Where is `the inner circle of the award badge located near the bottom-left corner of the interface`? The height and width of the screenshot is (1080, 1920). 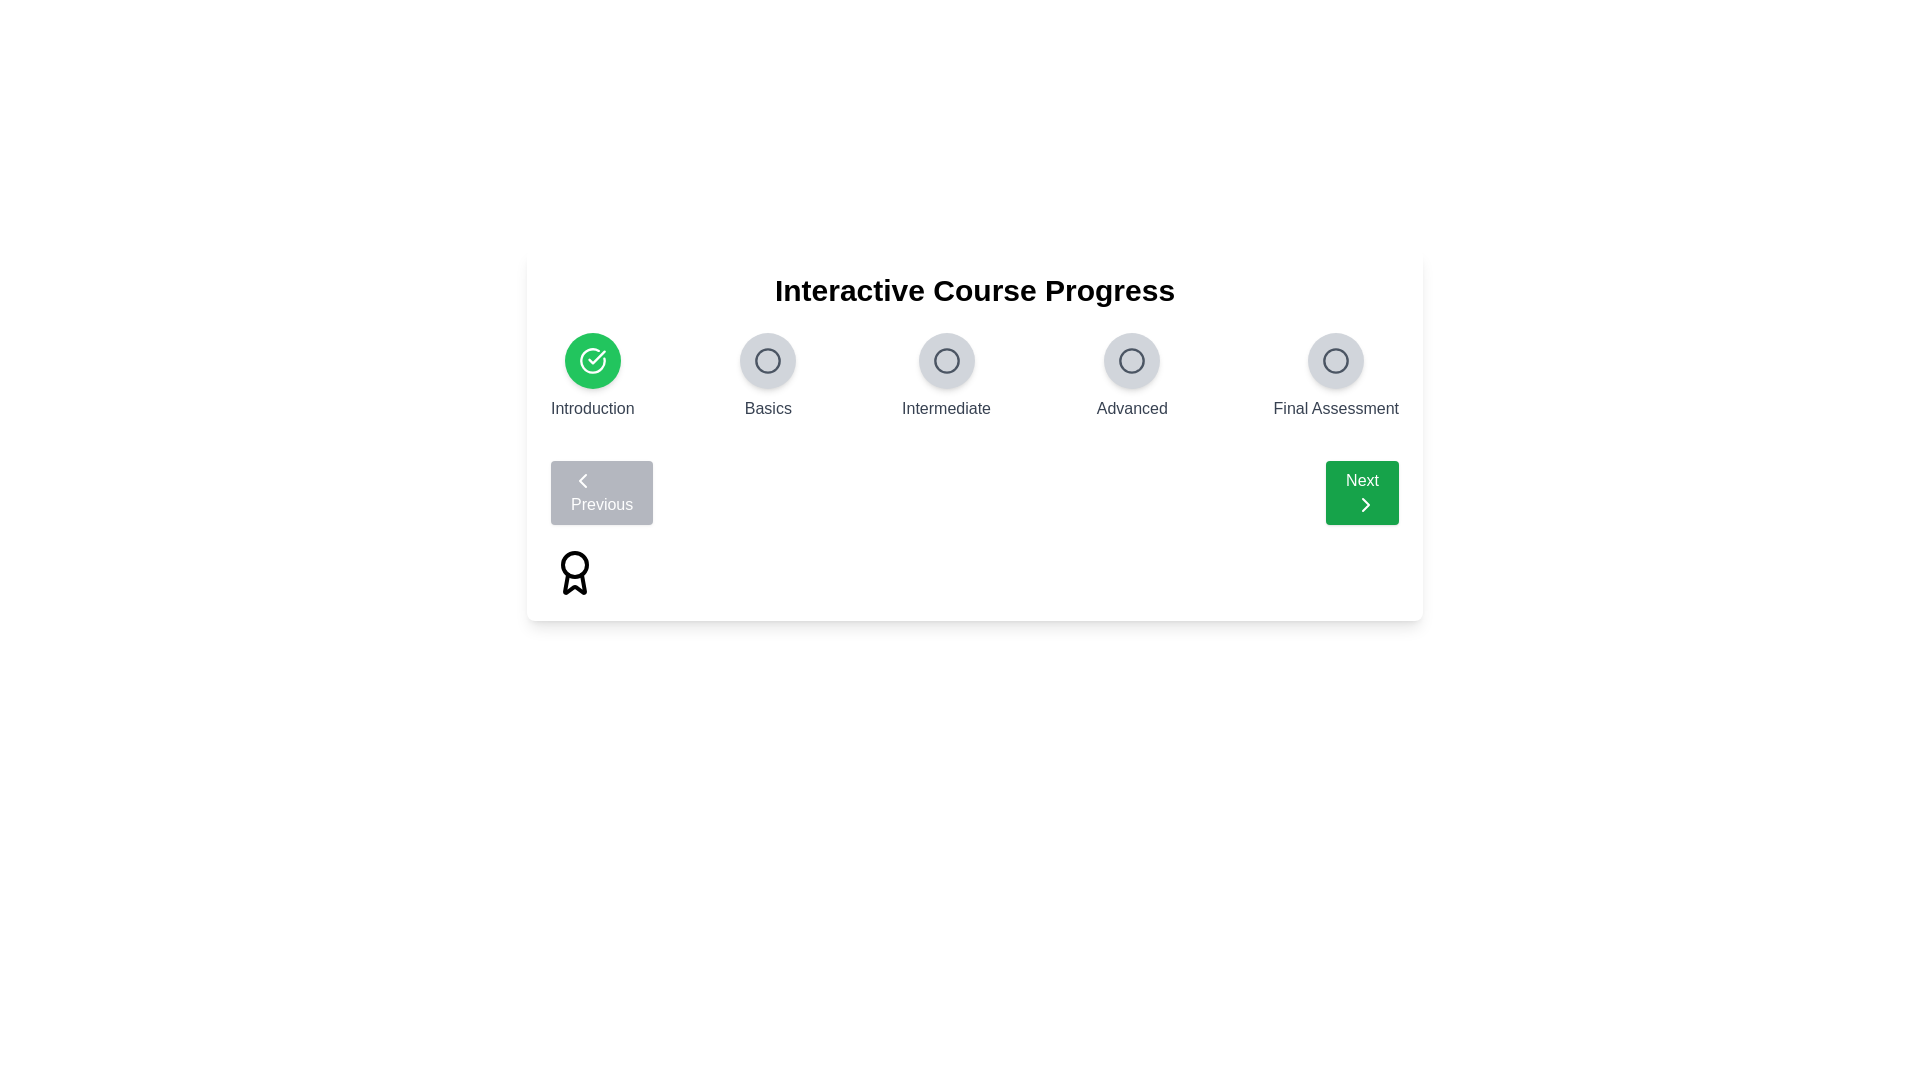 the inner circle of the award badge located near the bottom-left corner of the interface is located at coordinates (574, 564).